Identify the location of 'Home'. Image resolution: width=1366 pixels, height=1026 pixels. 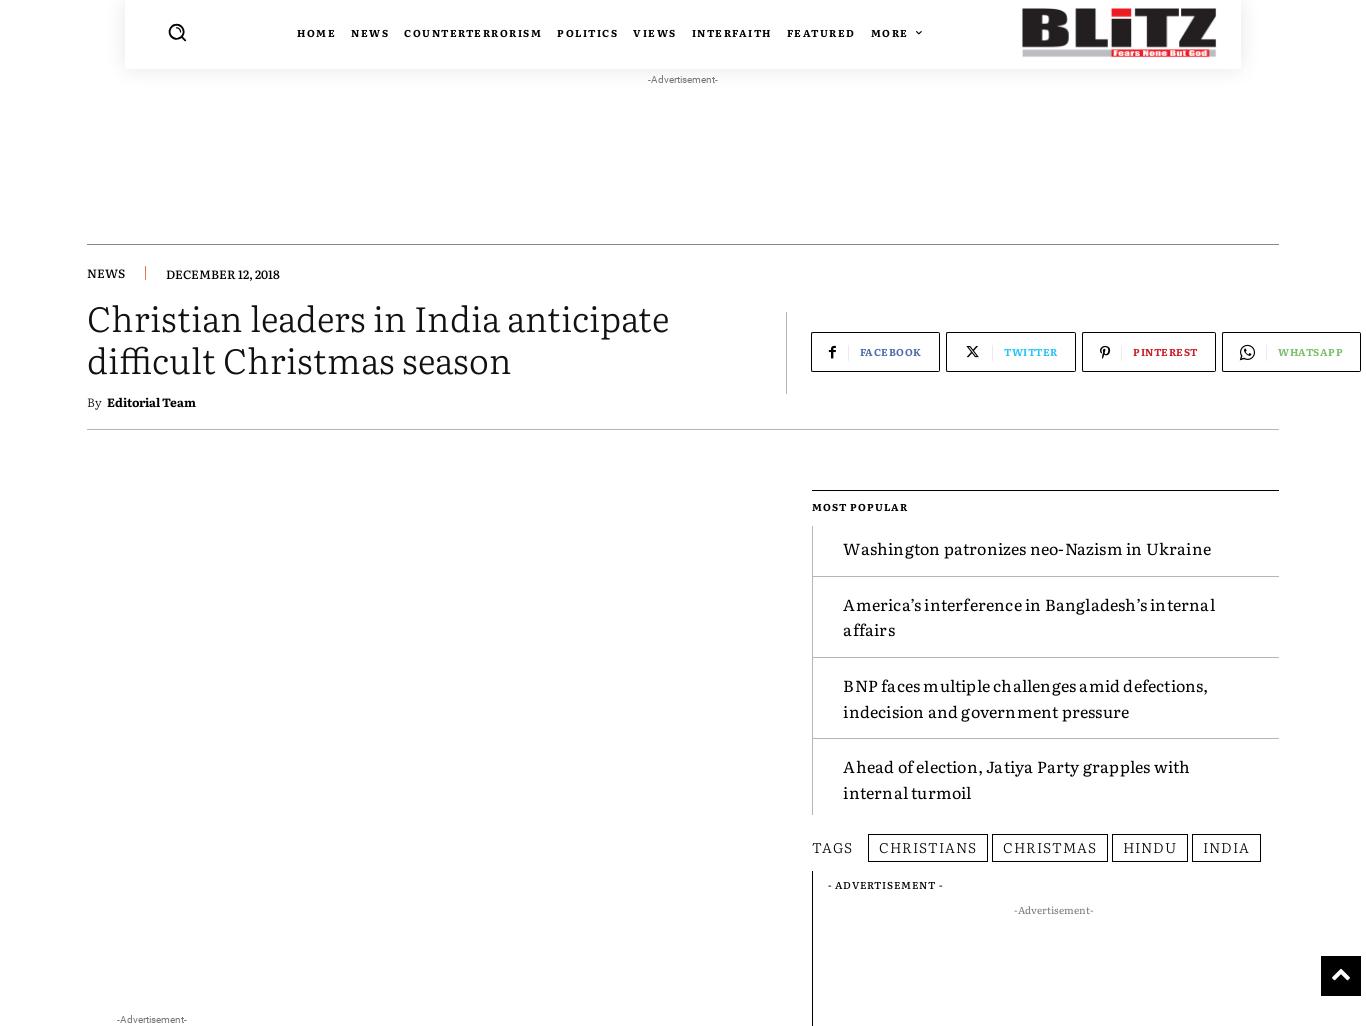
(316, 32).